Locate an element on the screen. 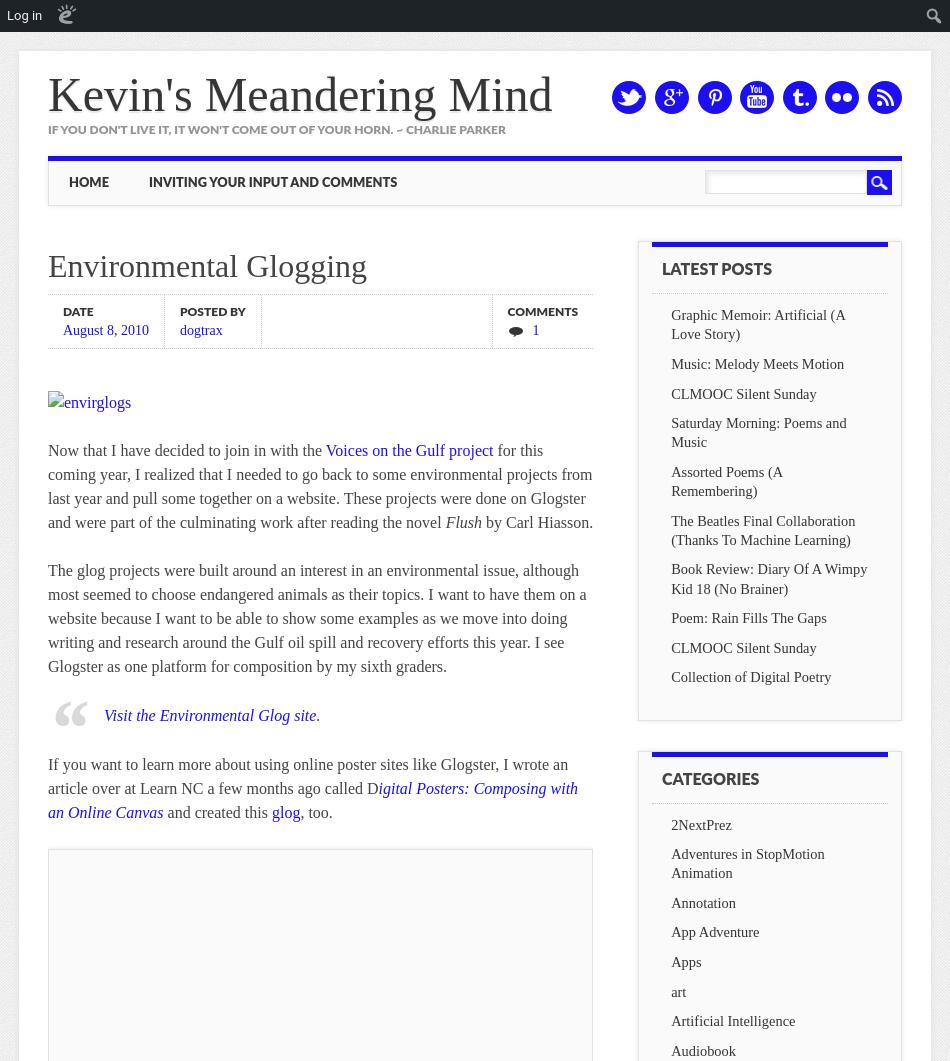 The image size is (950, 1061). 'Book Review: Diary Of A Wimpy Kid 18 (No Brainer)' is located at coordinates (670, 577).